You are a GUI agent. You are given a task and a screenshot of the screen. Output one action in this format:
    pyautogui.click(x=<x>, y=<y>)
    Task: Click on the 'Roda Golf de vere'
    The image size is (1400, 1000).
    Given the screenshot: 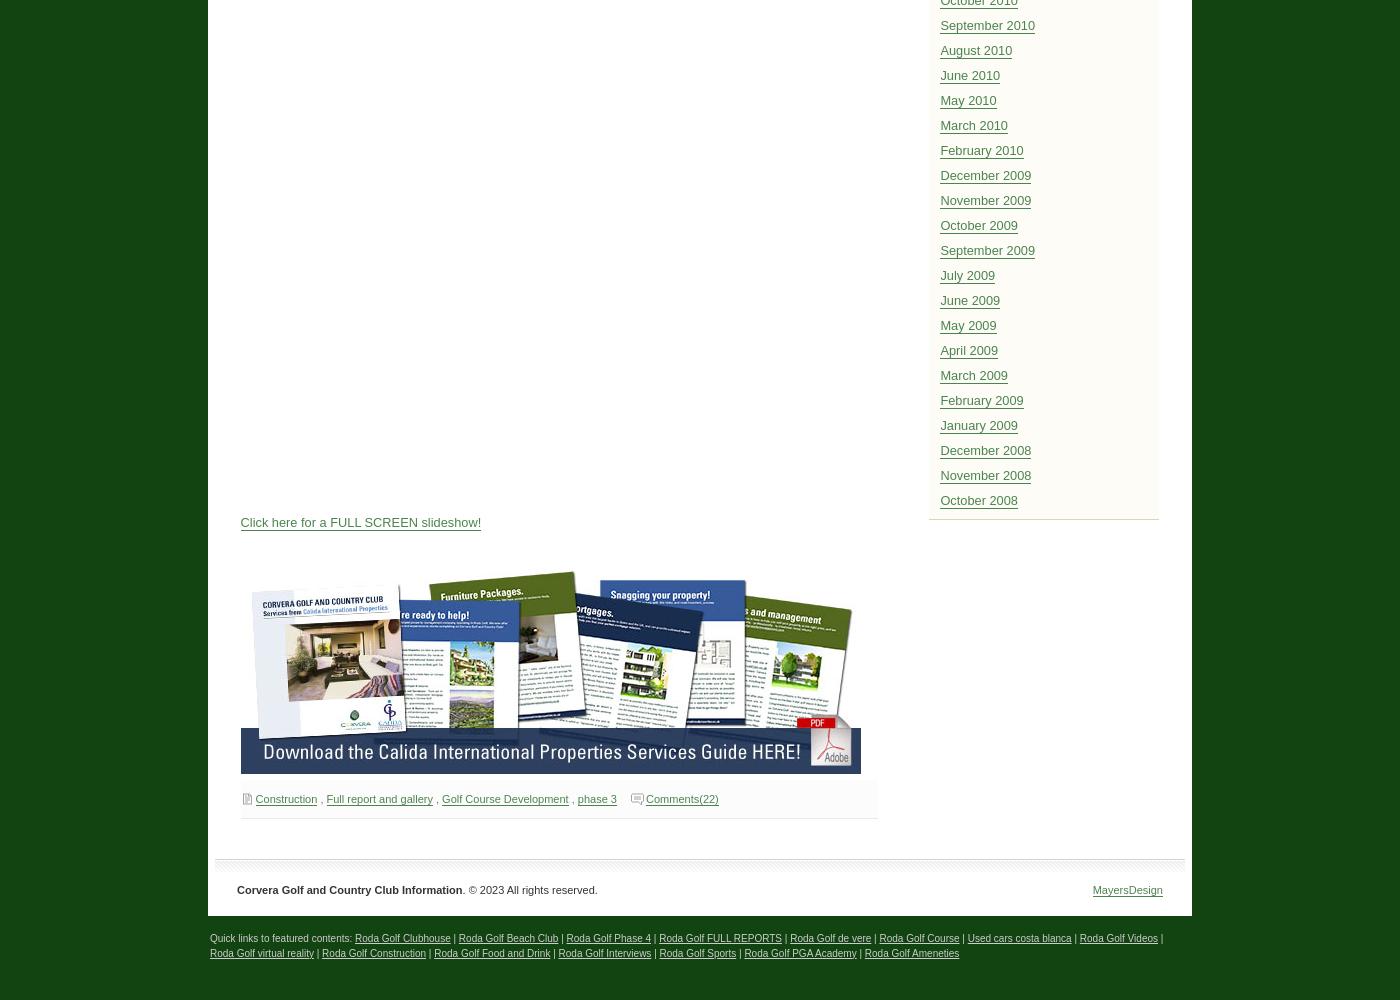 What is the action you would take?
    pyautogui.click(x=830, y=937)
    